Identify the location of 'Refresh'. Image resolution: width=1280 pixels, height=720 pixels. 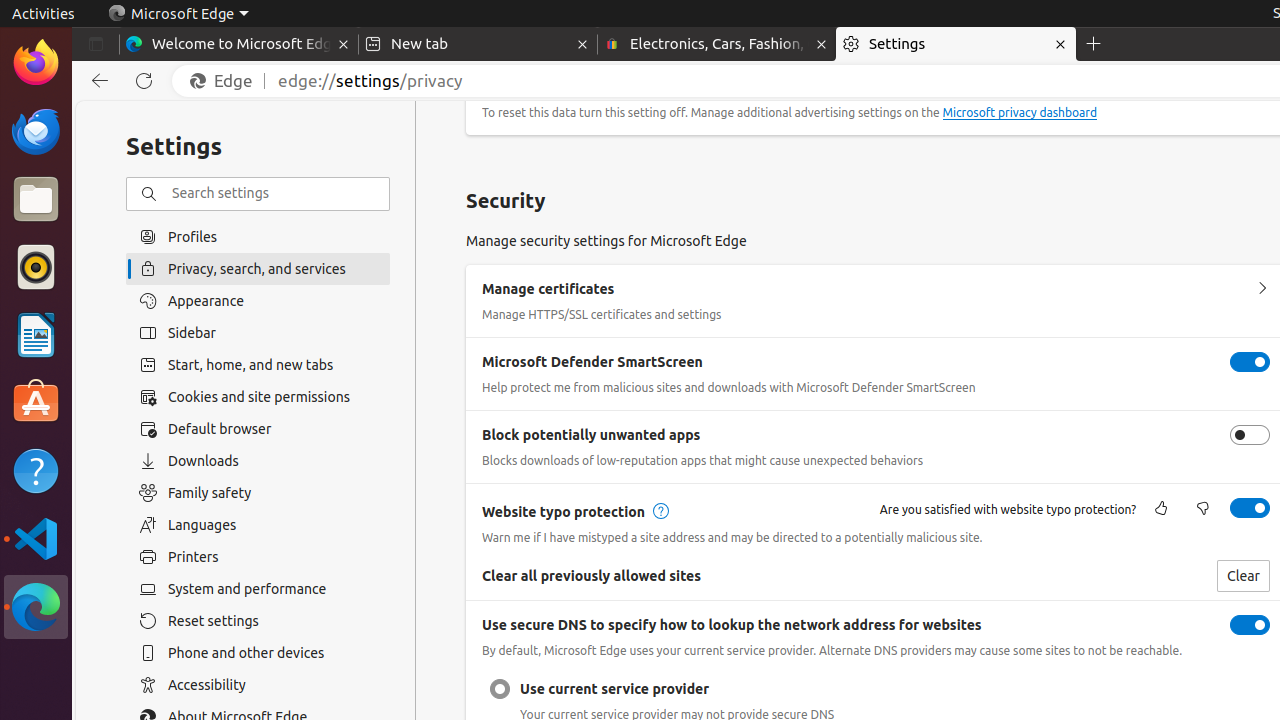
(143, 80).